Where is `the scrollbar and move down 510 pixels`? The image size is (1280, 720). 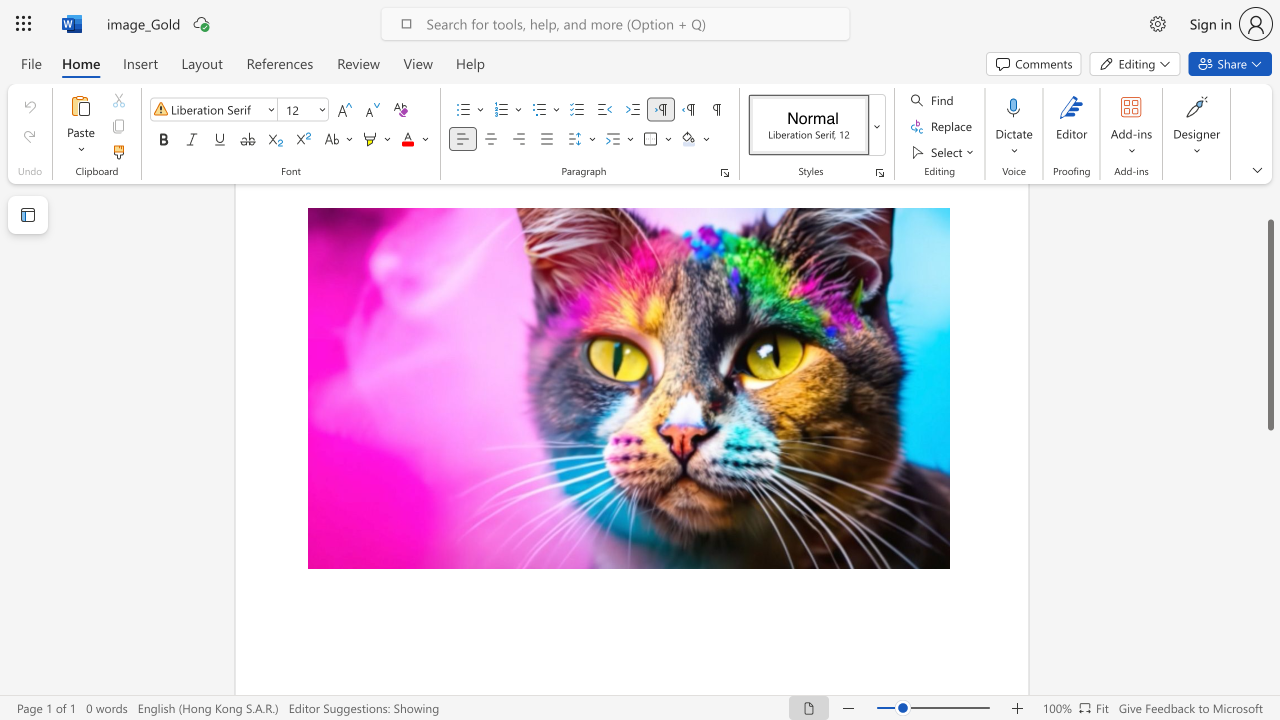
the scrollbar and move down 510 pixels is located at coordinates (1269, 324).